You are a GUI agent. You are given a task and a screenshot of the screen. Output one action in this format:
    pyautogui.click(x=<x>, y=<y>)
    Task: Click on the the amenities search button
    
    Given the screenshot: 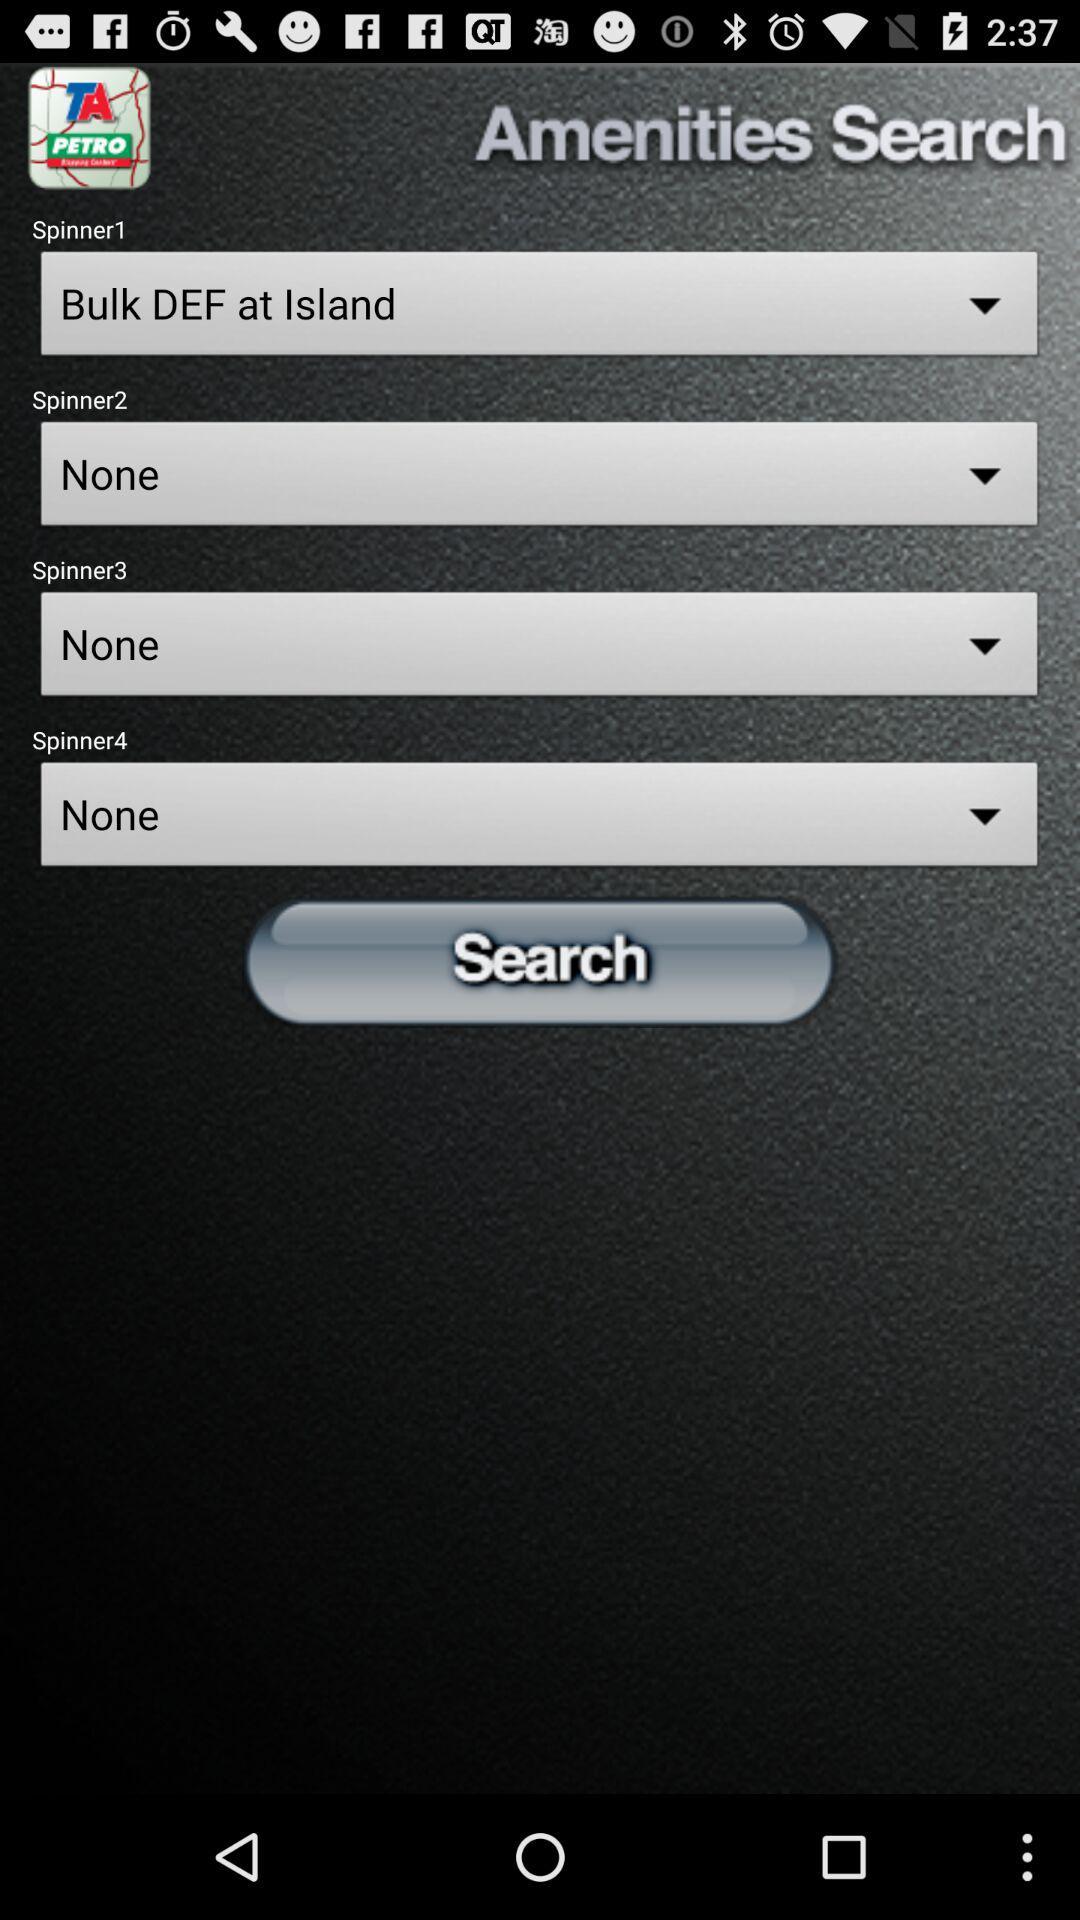 What is the action you would take?
    pyautogui.click(x=615, y=127)
    